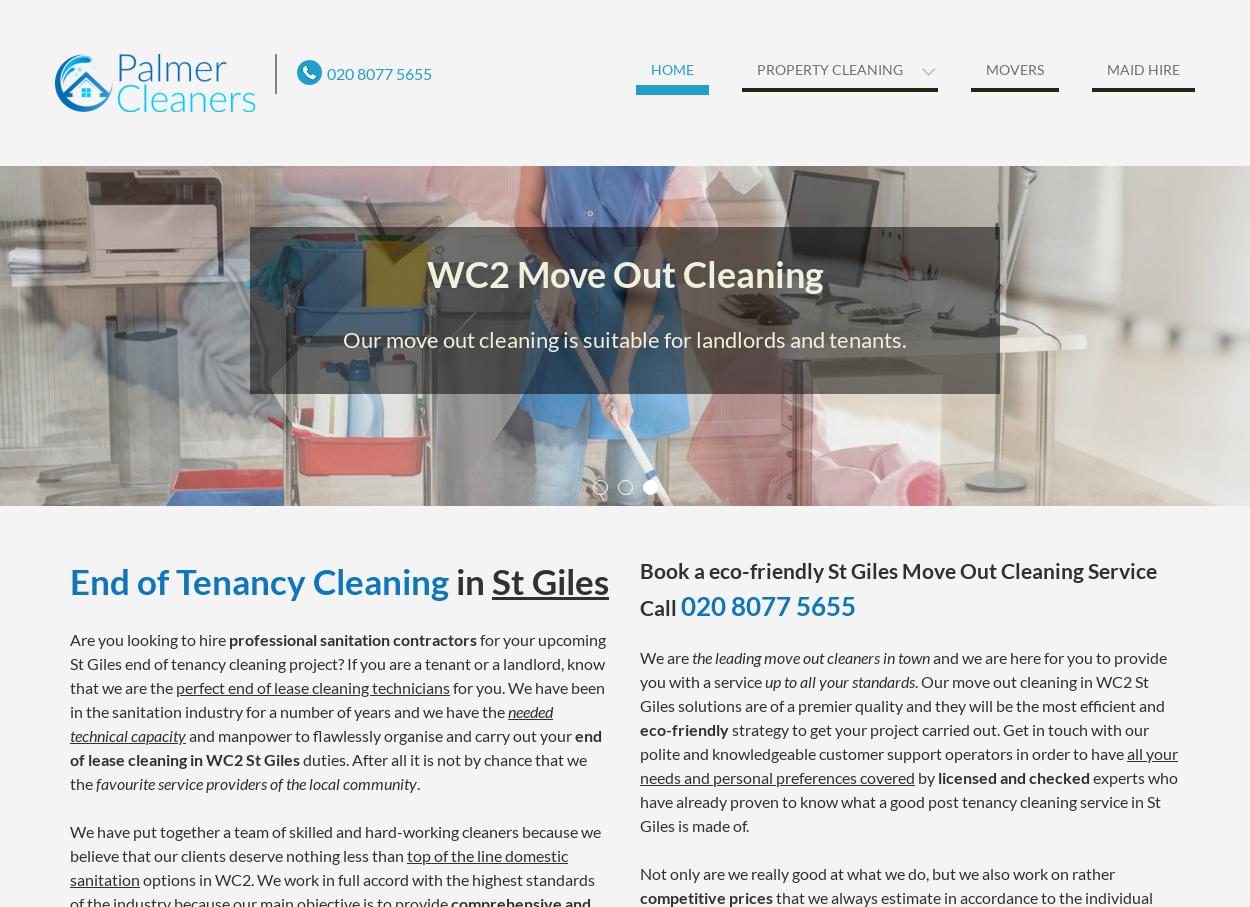  What do you see at coordinates (816, 261) in the screenshot?
I see `'Post Construction Cleaning'` at bounding box center [816, 261].